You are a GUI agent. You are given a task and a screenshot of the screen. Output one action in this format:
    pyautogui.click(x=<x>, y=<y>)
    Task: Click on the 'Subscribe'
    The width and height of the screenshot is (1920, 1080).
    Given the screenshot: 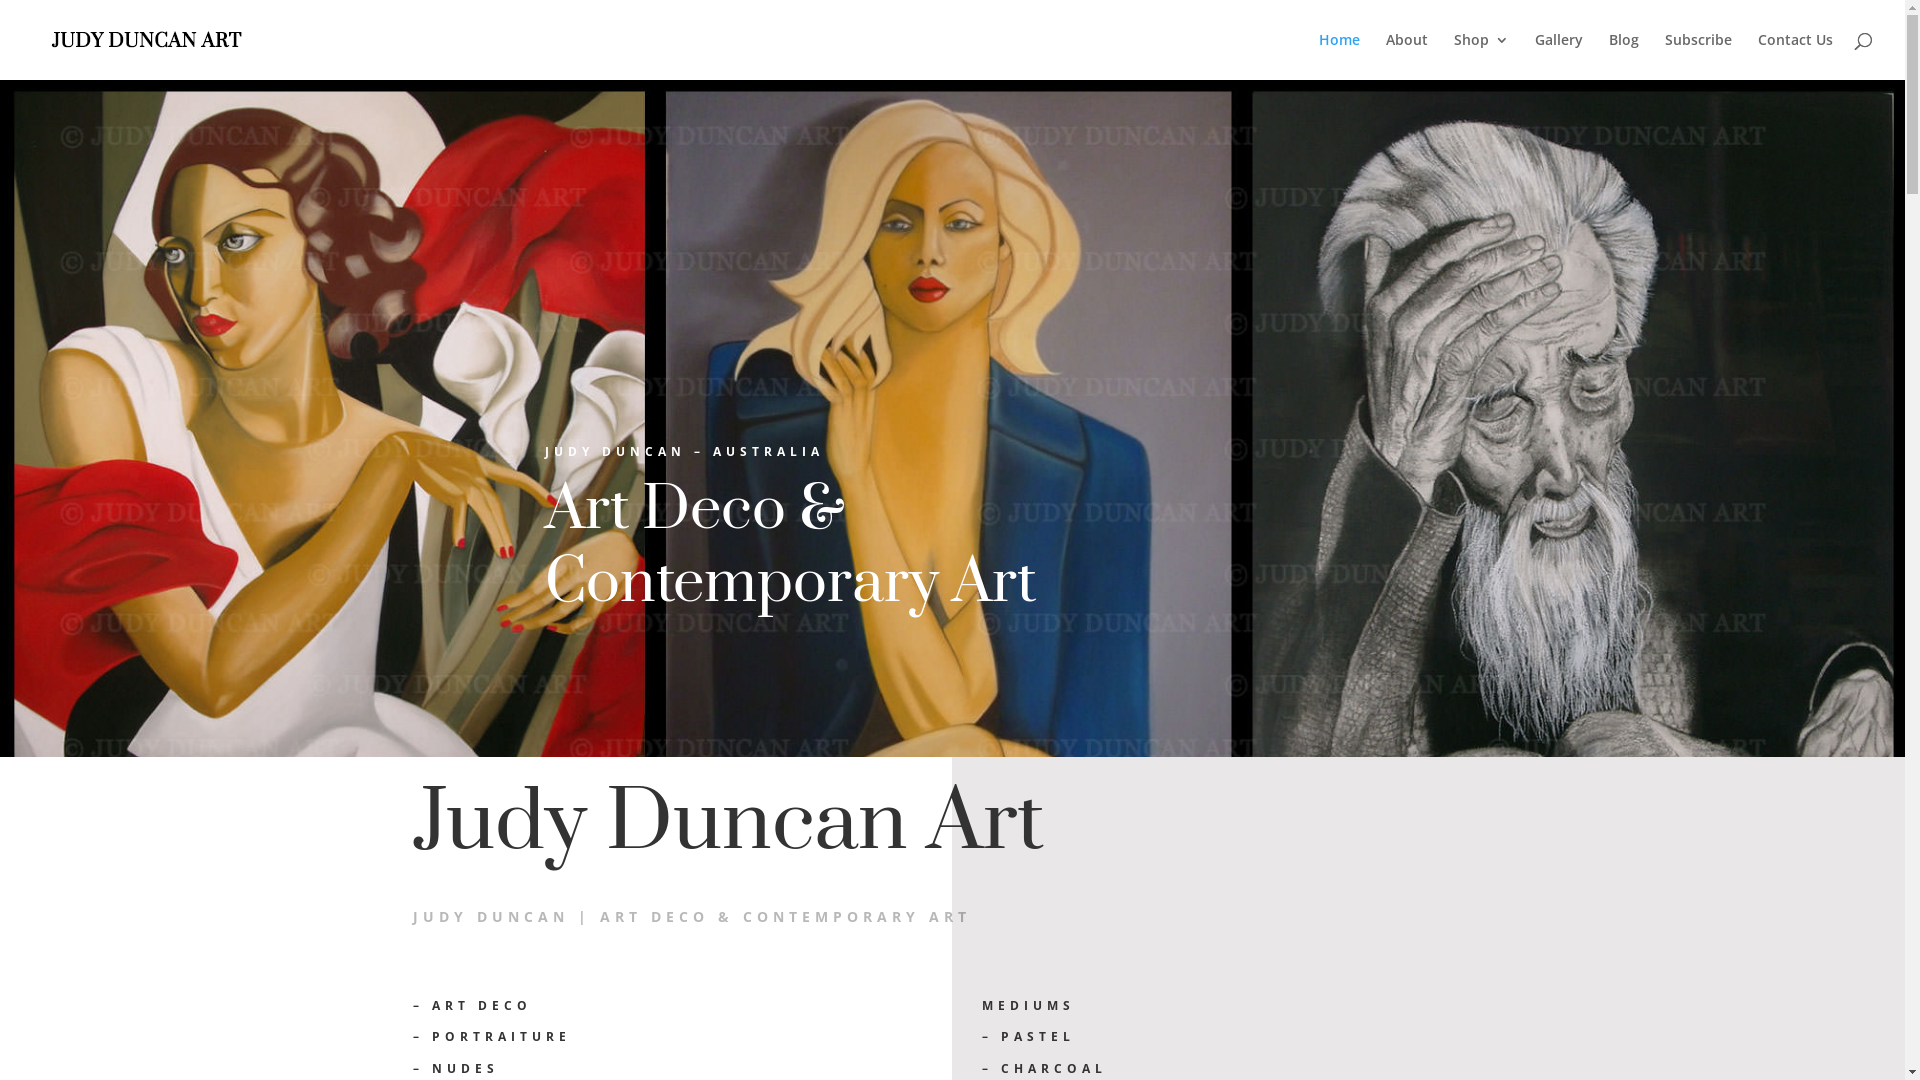 What is the action you would take?
    pyautogui.click(x=1697, y=55)
    